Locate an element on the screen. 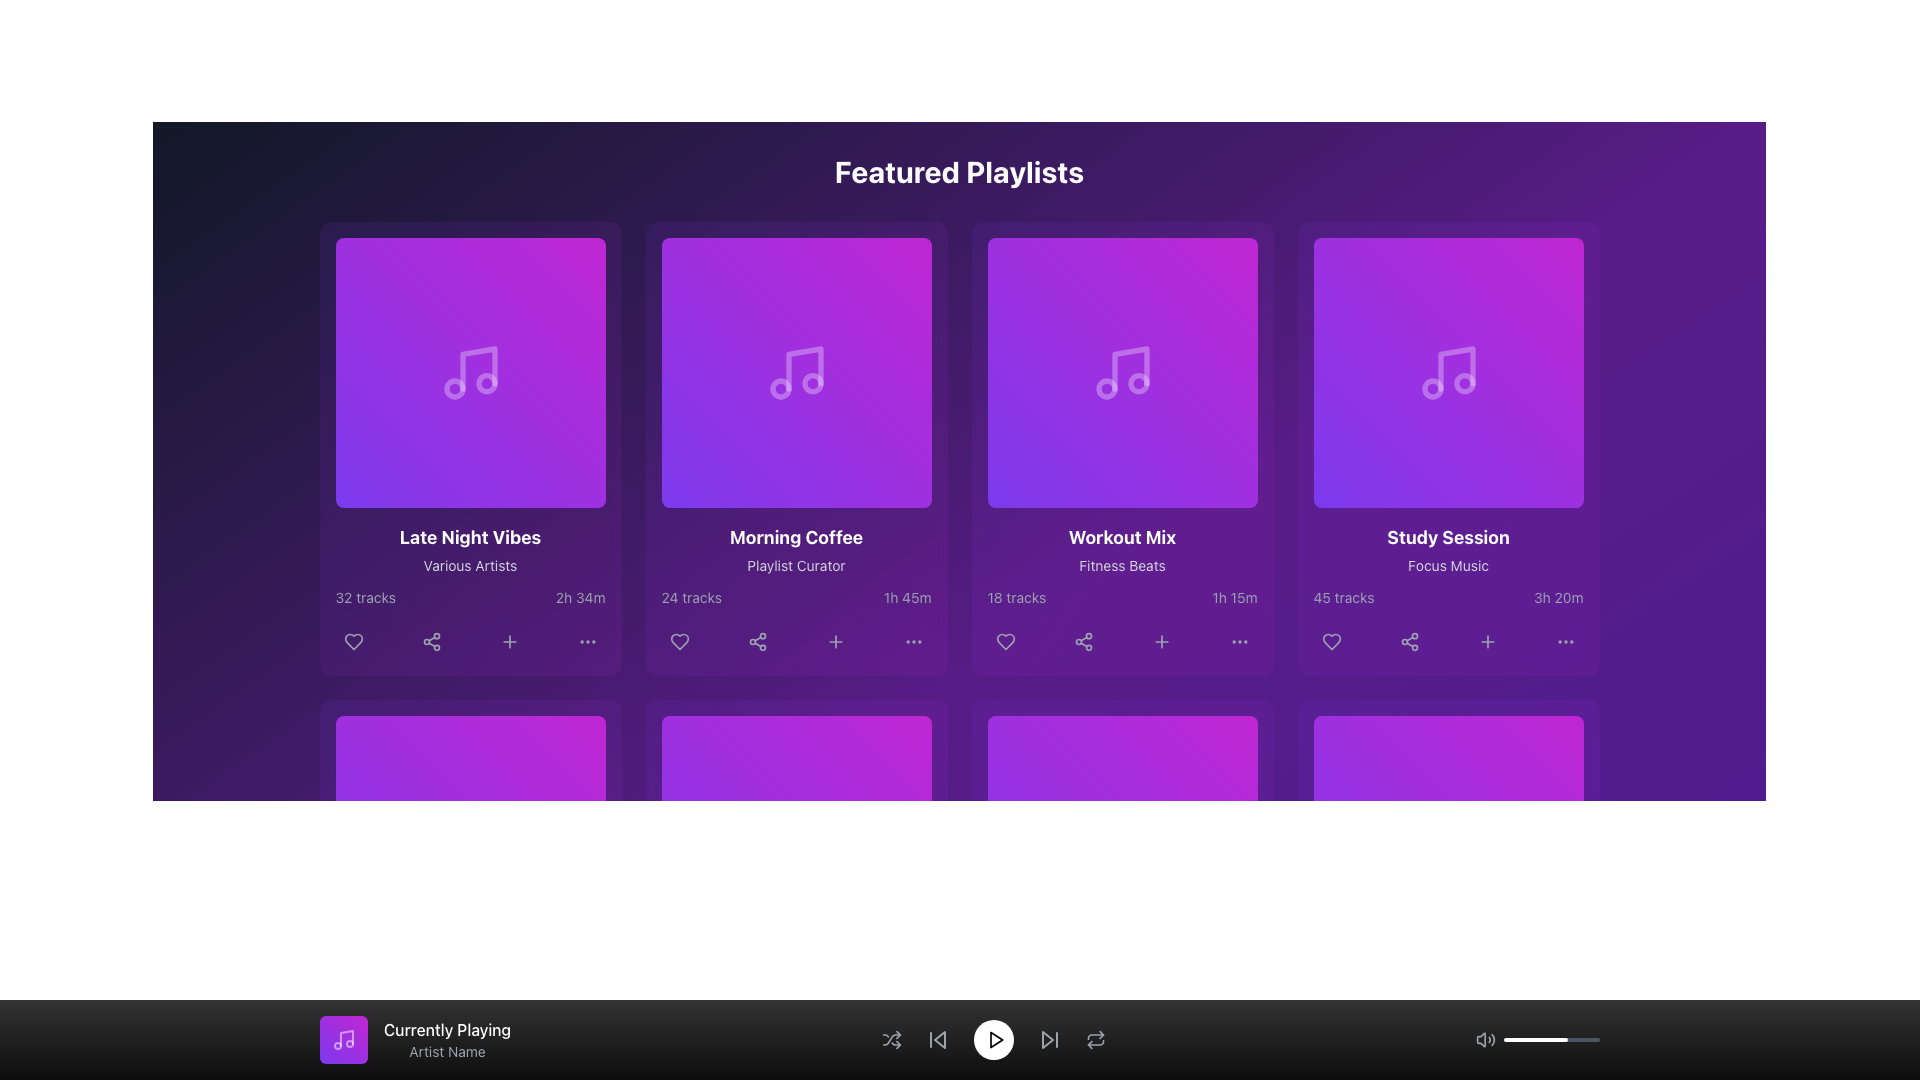 This screenshot has height=1080, width=1920. the music playlist icon located in the top-right section of the 'Study Session' card, which is the fourth card in the top row of the 'Featured Playlists' grid layout is located at coordinates (1456, 369).